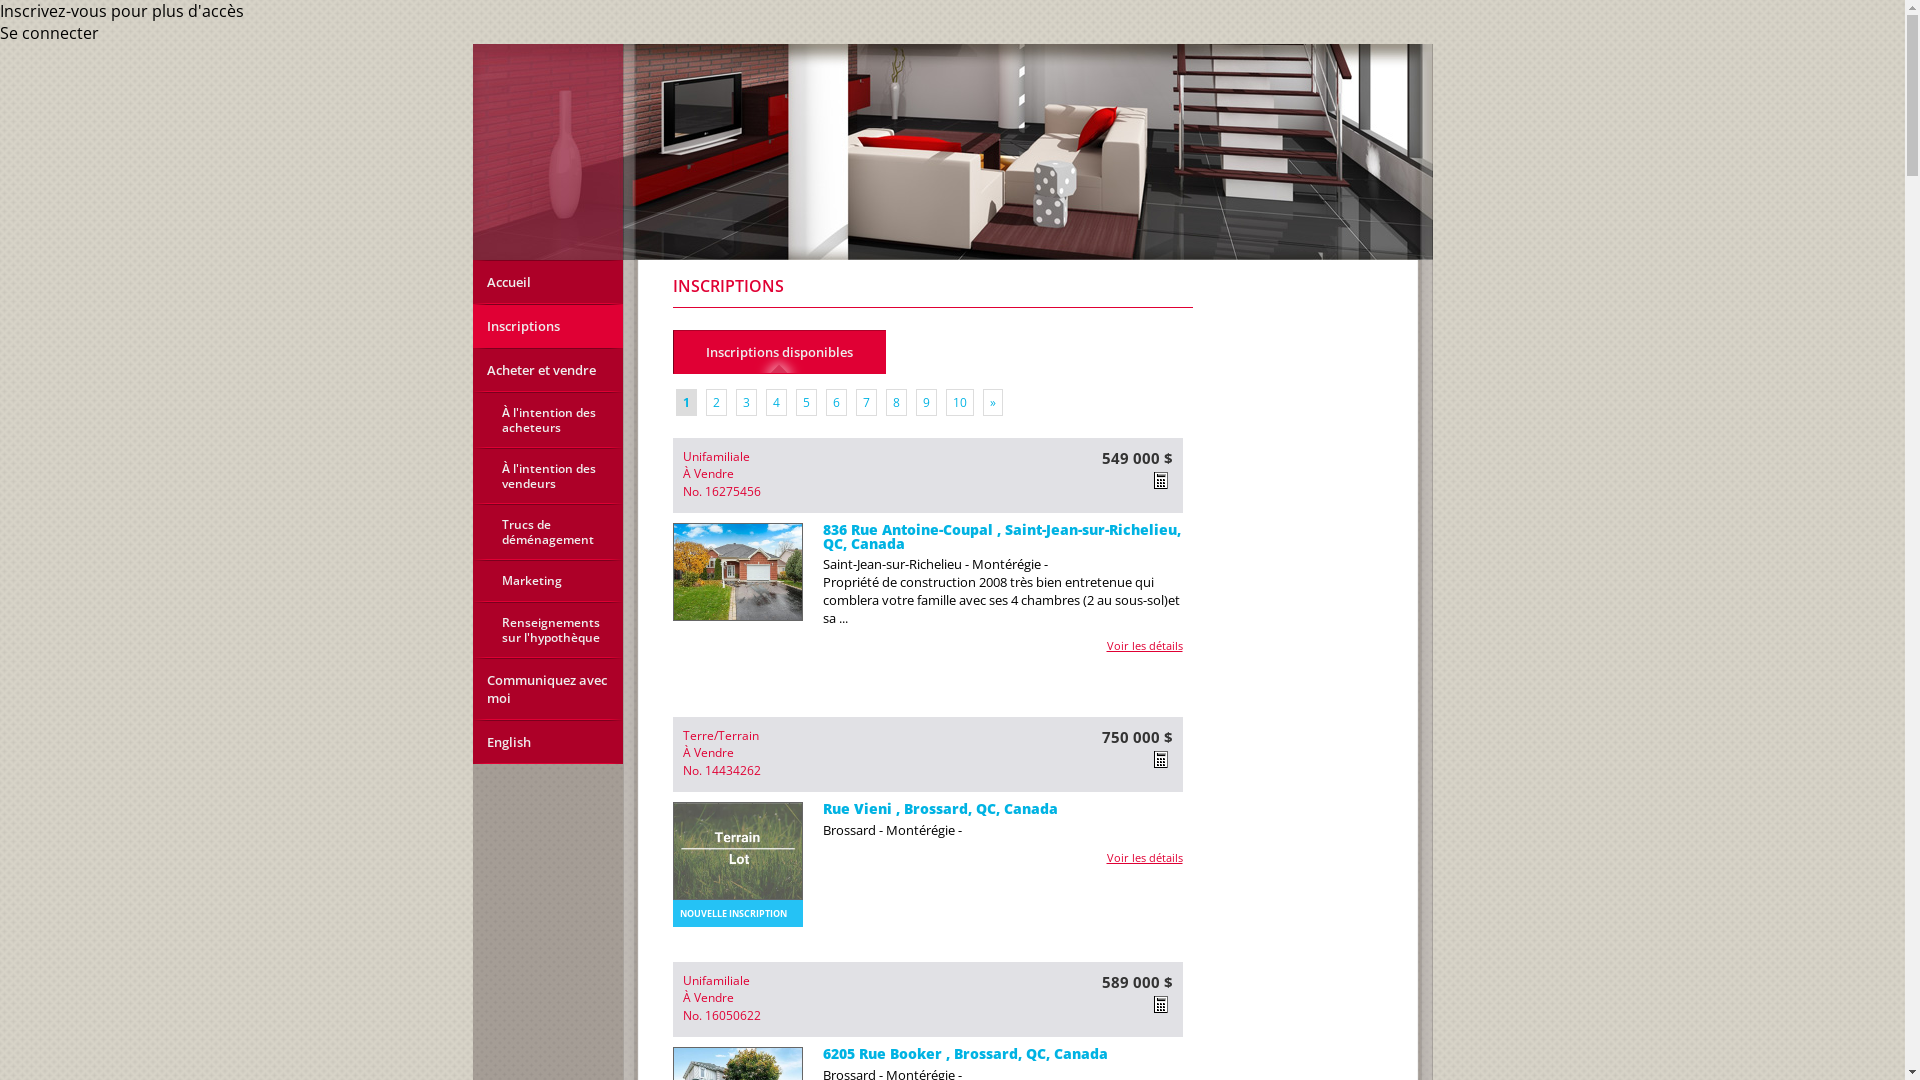 The image size is (1920, 1080). Describe the element at coordinates (547, 741) in the screenshot. I see `'English'` at that location.